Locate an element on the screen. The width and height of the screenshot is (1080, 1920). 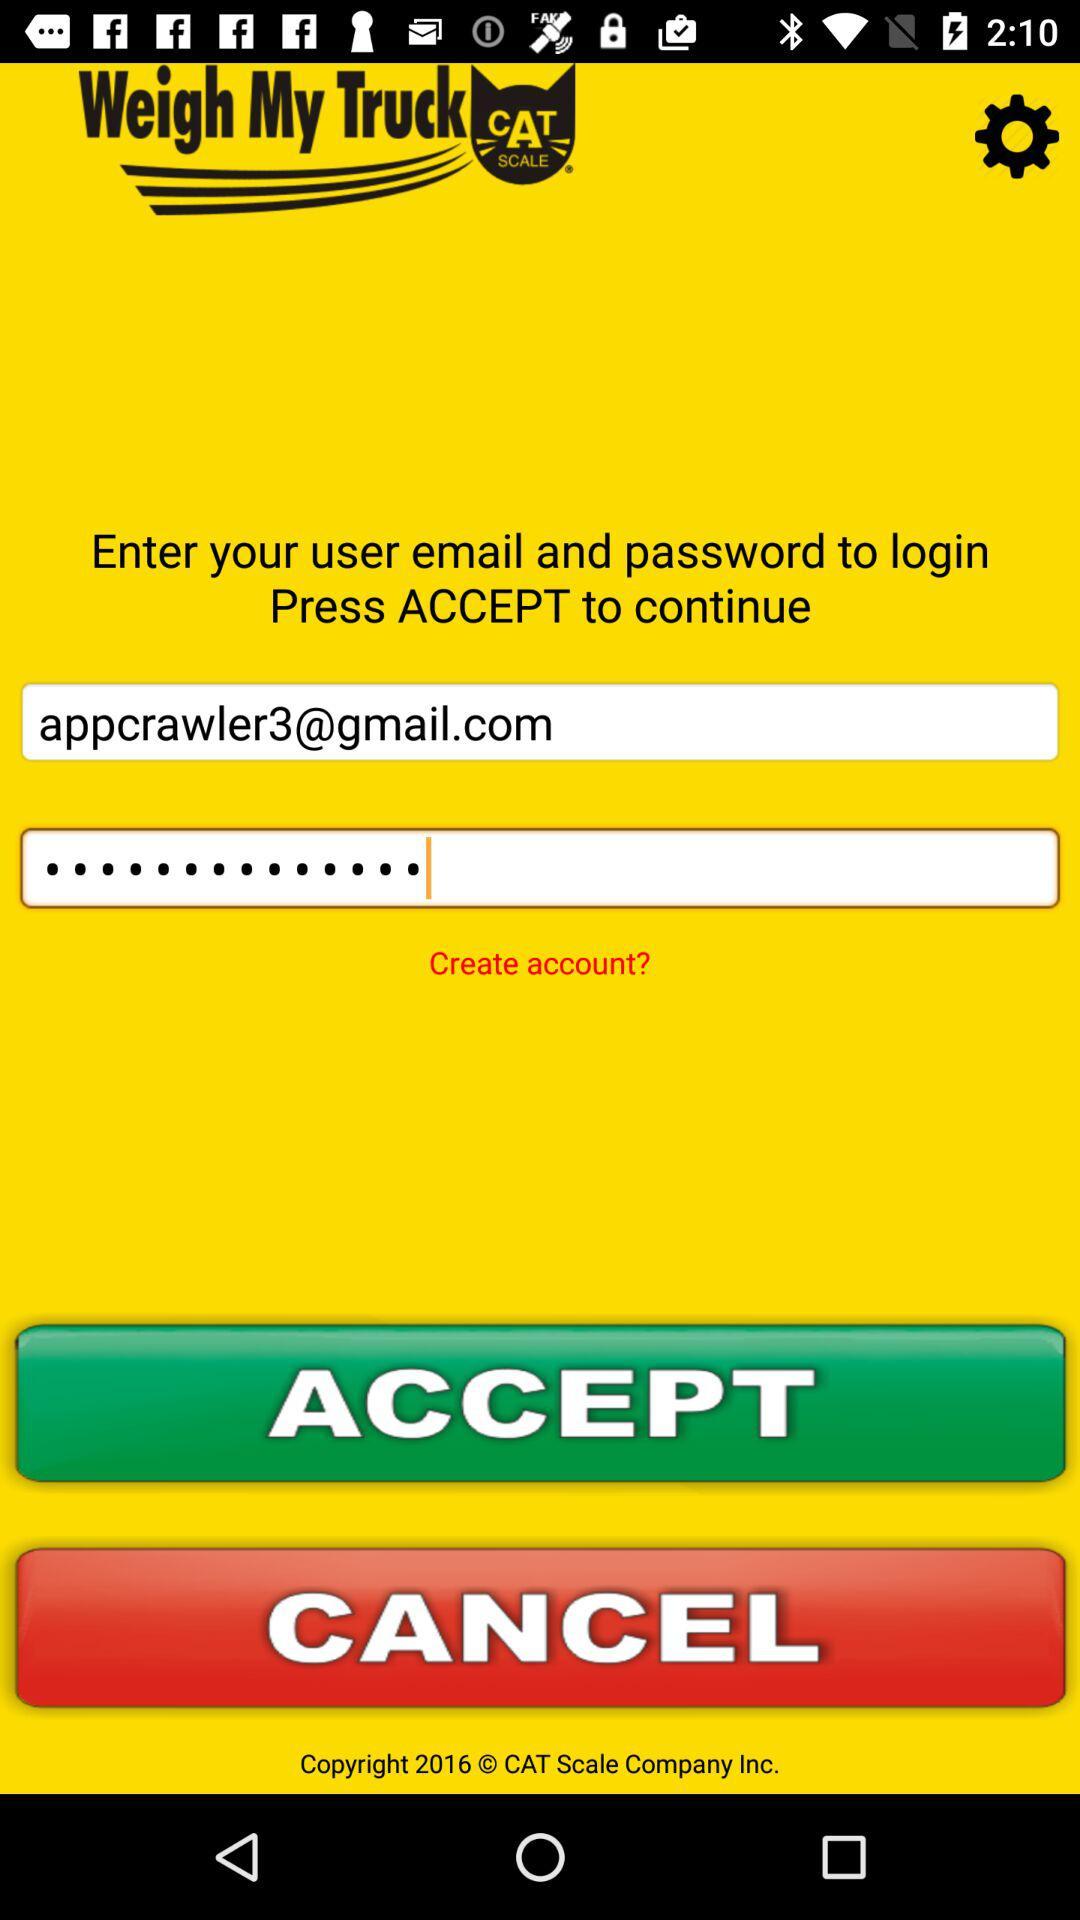
the item below appcrawler3116 is located at coordinates (538, 948).